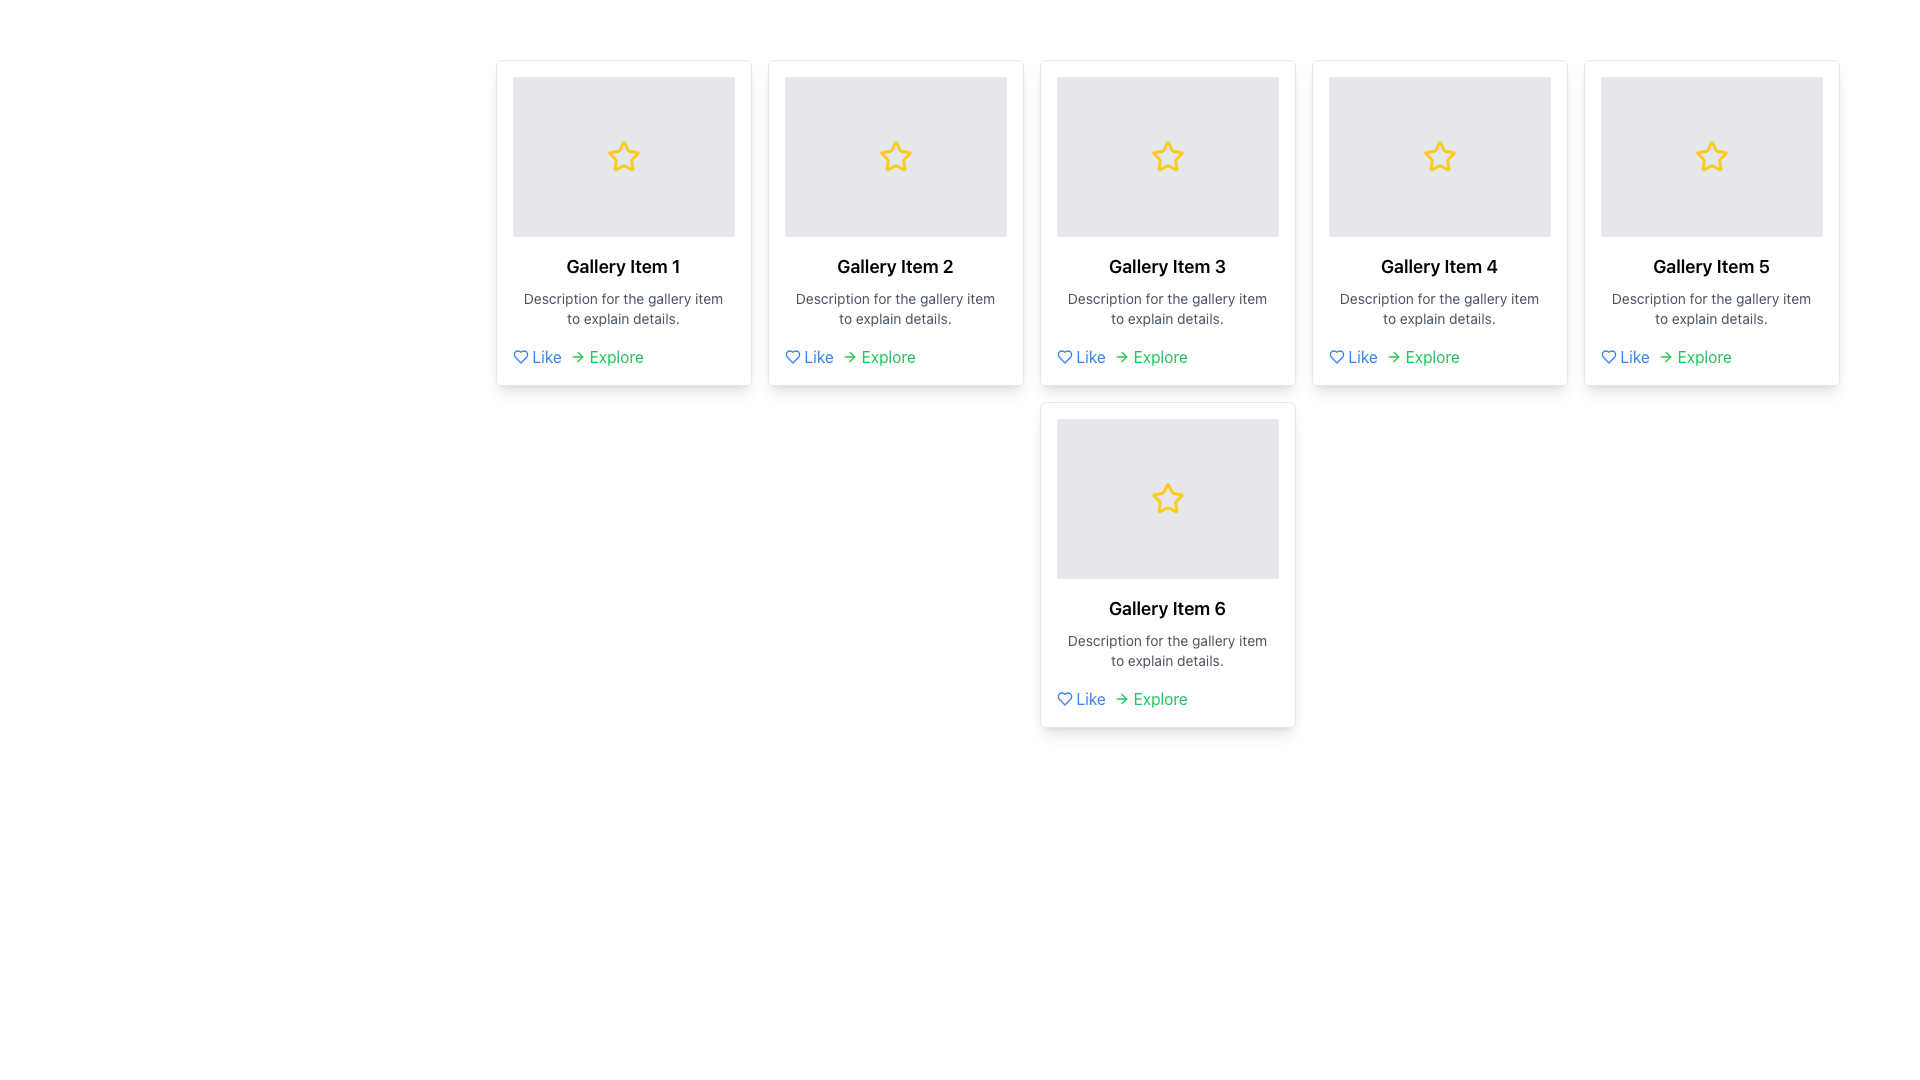 The image size is (1920, 1080). What do you see at coordinates (1063, 356) in the screenshot?
I see `the heart-shaped icon (SVG) located near the bottom-left corner of 'Gallery Item 3'` at bounding box center [1063, 356].